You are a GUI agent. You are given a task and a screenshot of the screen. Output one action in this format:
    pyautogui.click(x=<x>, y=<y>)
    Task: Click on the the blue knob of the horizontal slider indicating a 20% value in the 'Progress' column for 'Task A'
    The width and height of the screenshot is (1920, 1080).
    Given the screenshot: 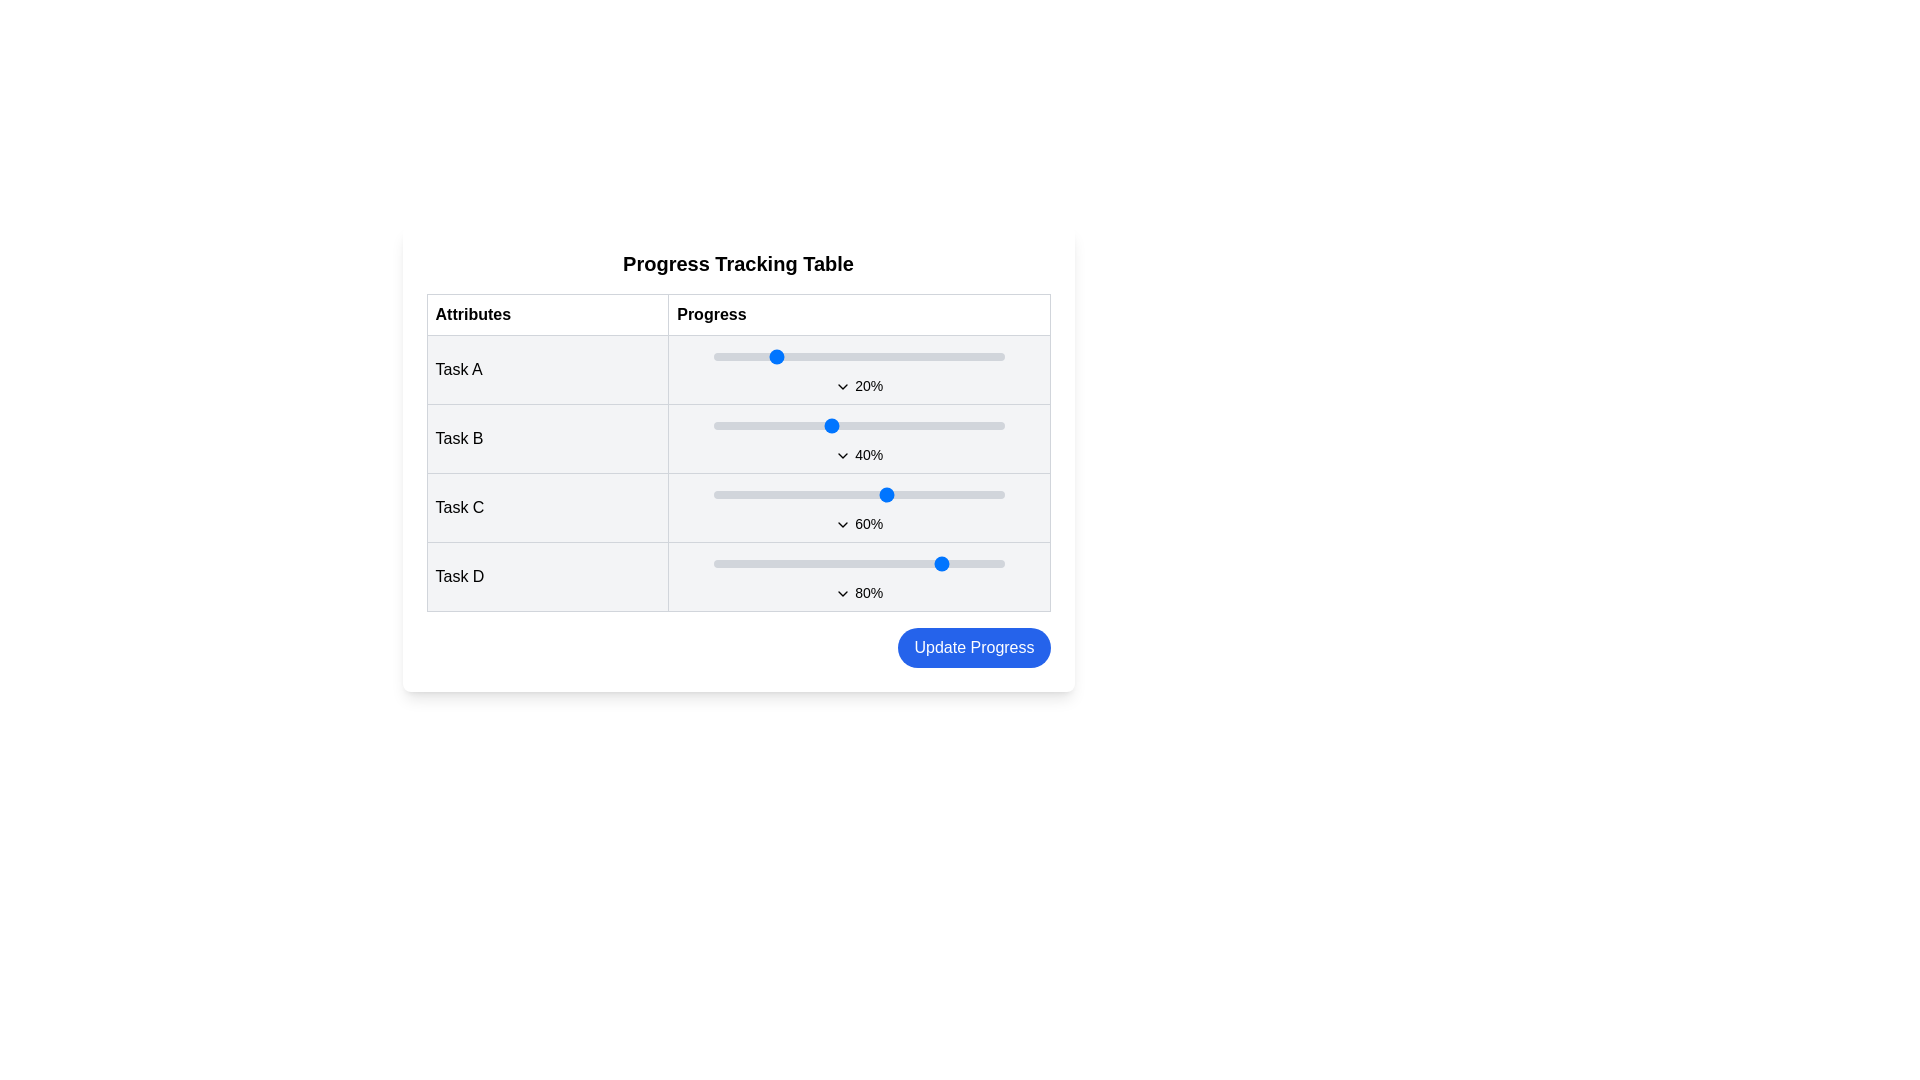 What is the action you would take?
    pyautogui.click(x=859, y=356)
    